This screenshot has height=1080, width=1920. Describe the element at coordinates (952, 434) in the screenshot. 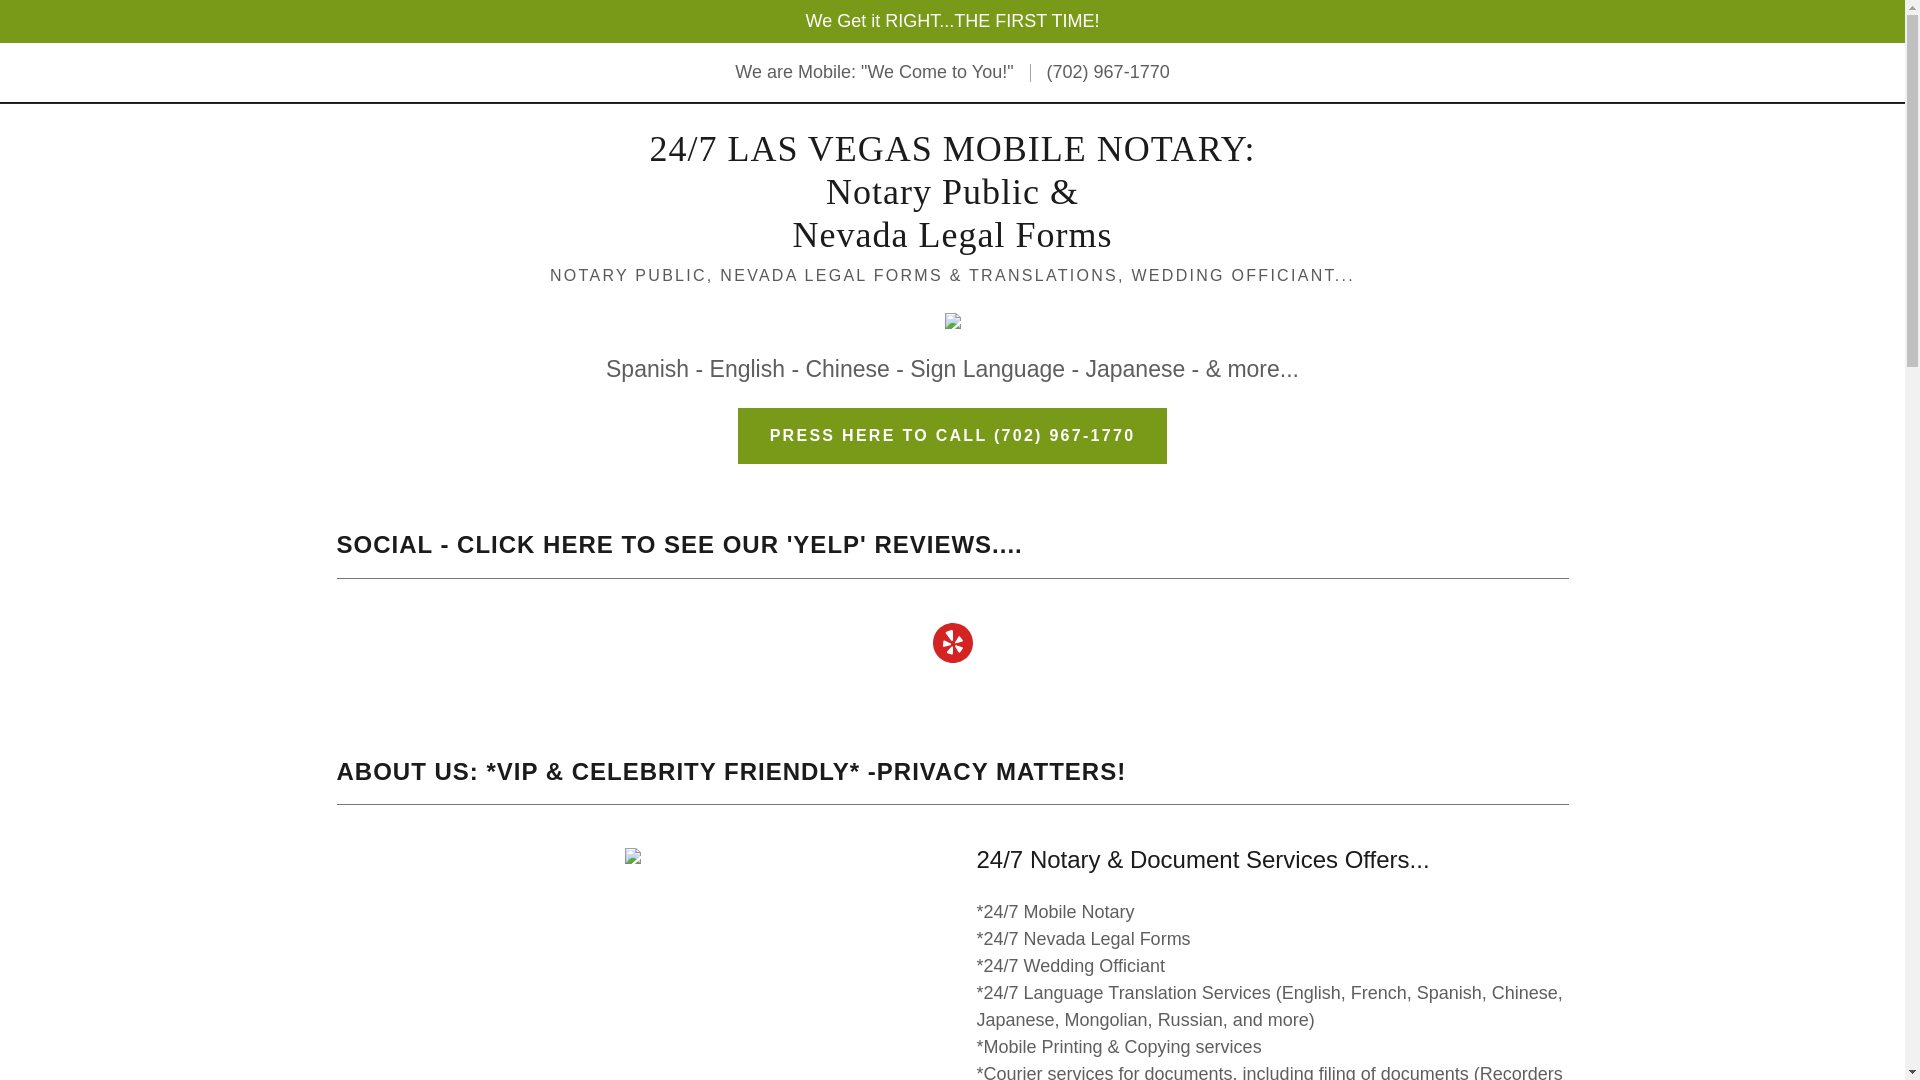

I see `'PRESS HERE TO CALL (702) 967-1770'` at that location.